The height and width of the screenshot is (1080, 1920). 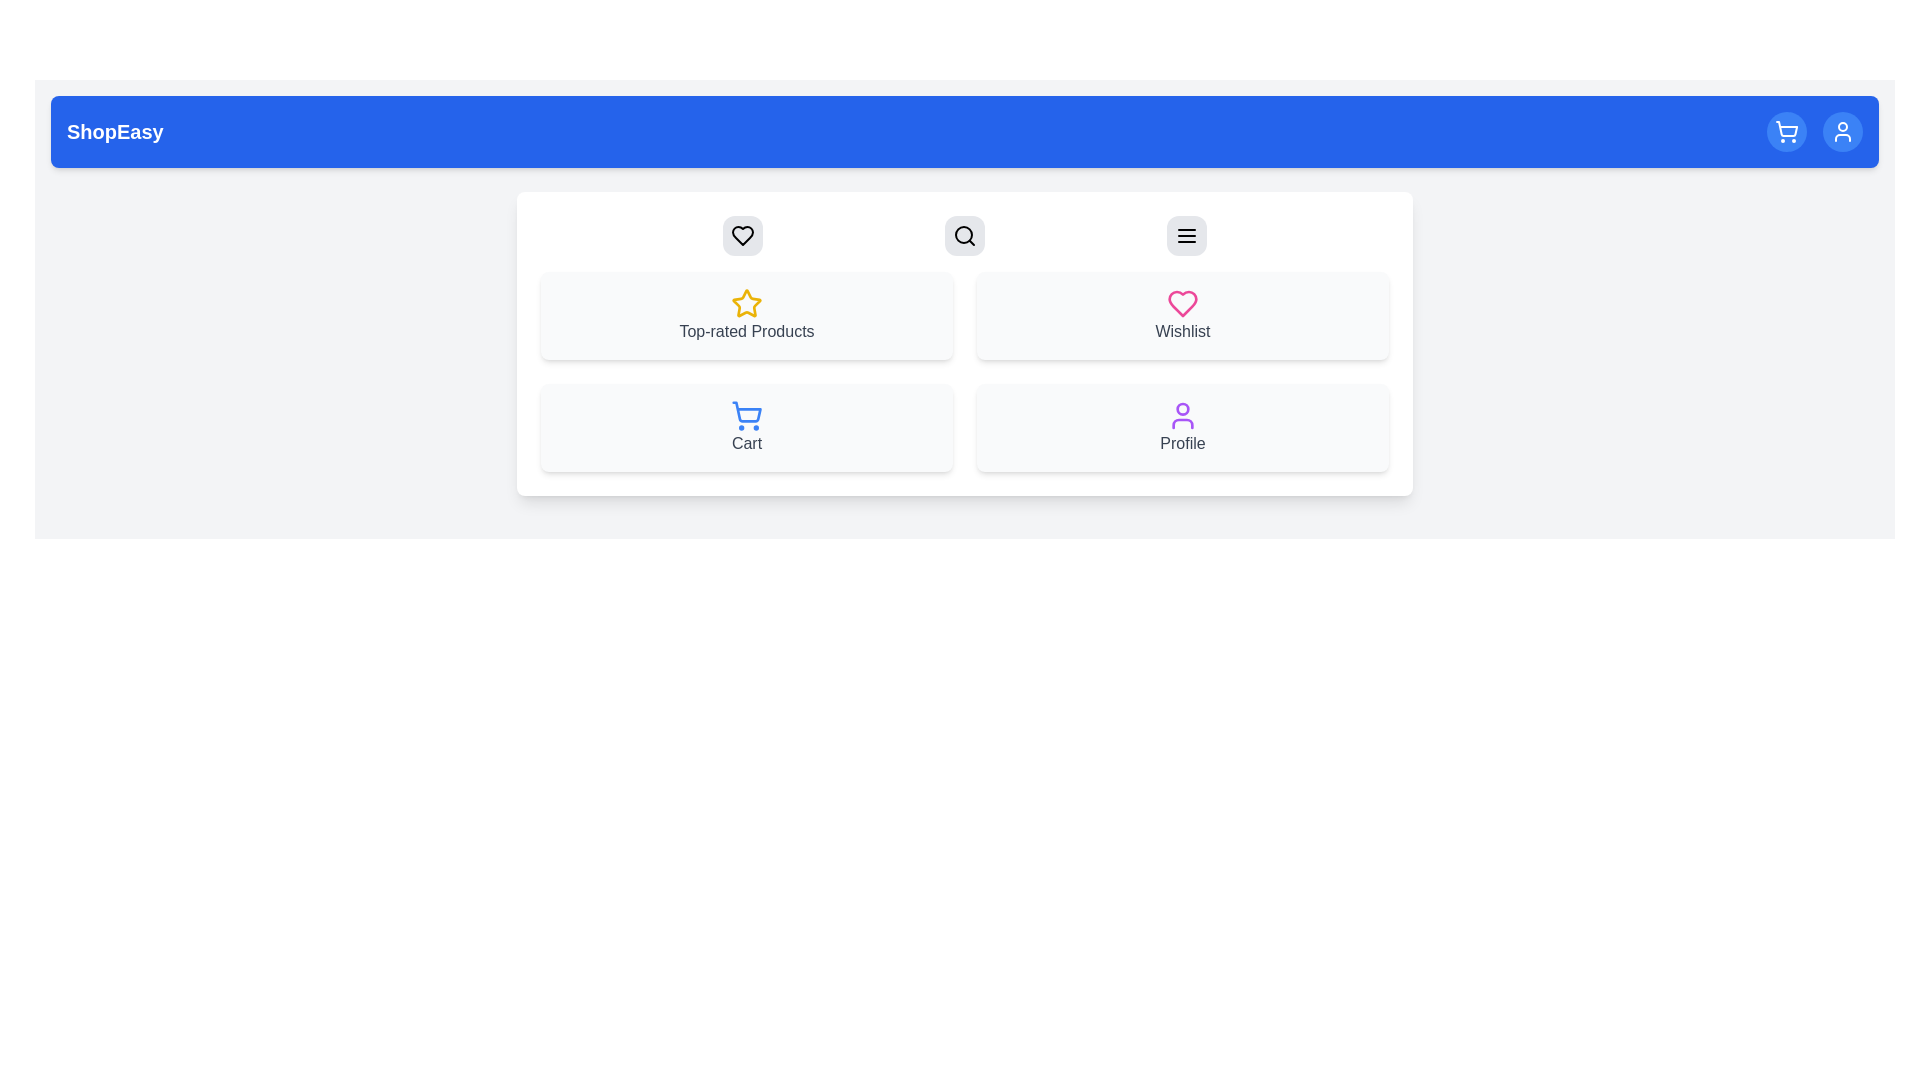 I want to click on the star-shaped icon with a yellow outline located in the top-left rectangular box above the 'Top-rated Products' text, so click(x=746, y=304).